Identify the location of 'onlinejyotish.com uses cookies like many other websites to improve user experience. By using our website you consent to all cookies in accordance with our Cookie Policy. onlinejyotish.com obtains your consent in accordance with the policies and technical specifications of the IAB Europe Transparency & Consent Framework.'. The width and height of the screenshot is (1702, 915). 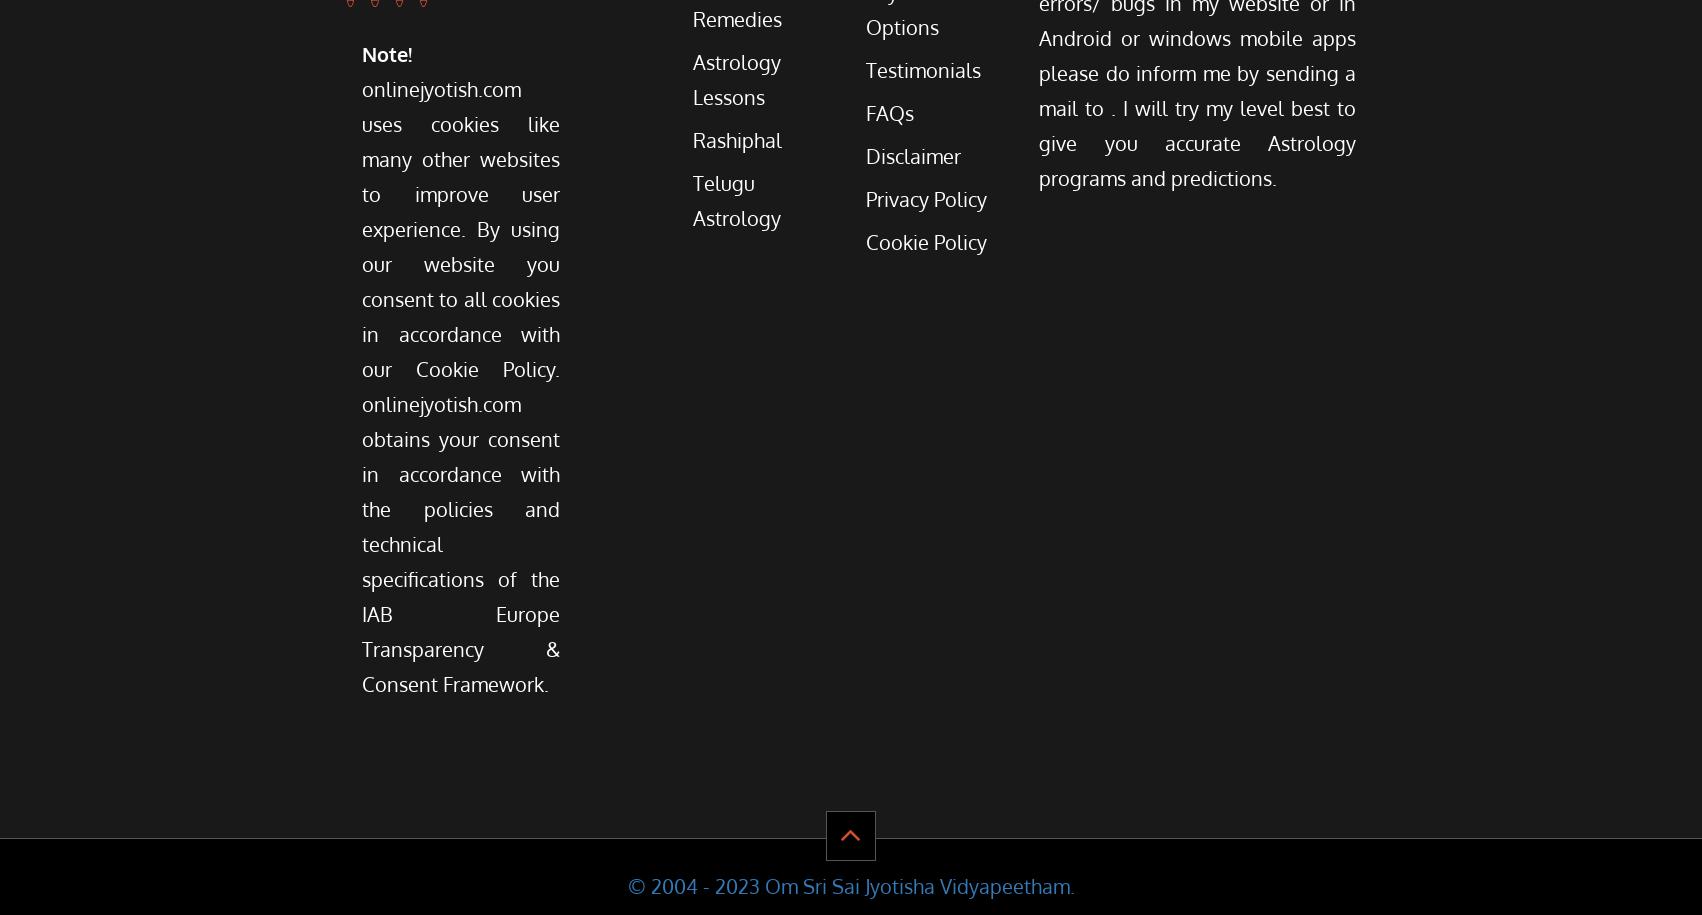
(362, 385).